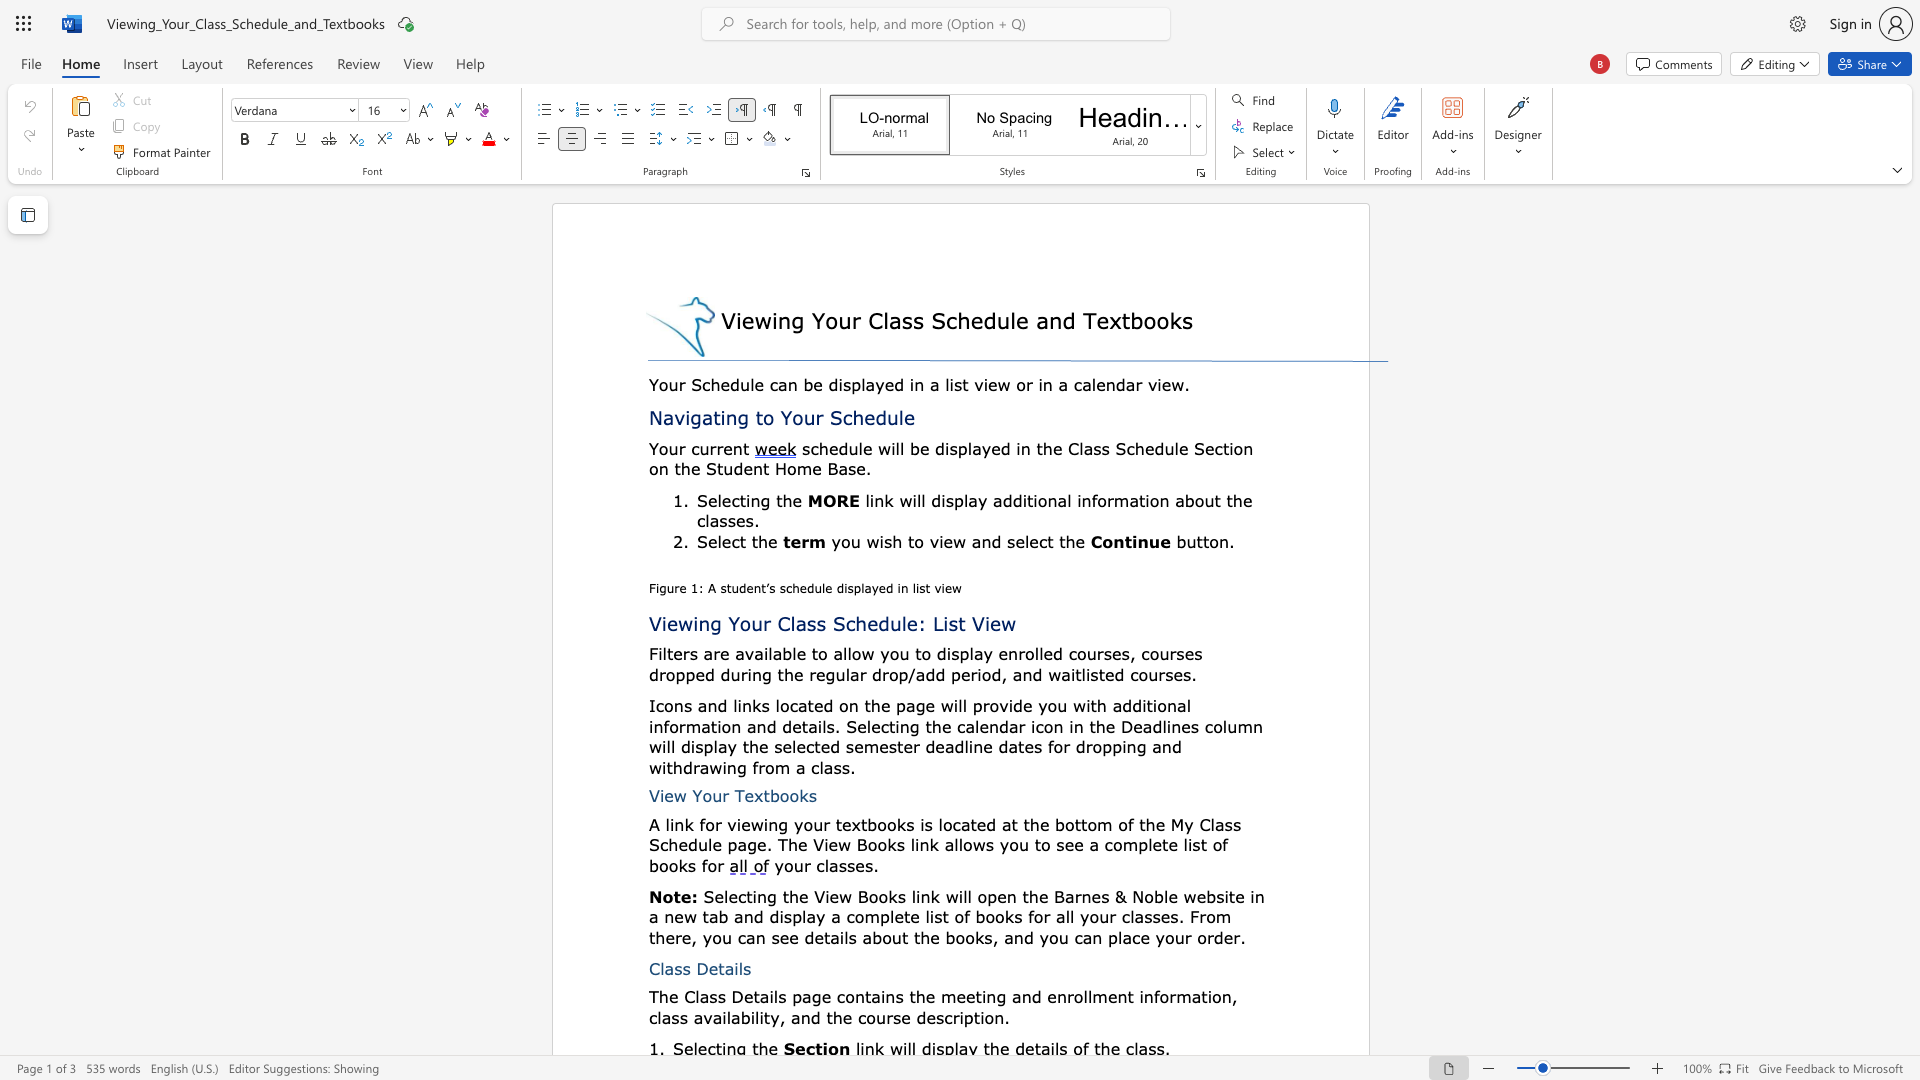 The image size is (1920, 1080). I want to click on the subset text "our curren" within the text "Your current", so click(658, 447).